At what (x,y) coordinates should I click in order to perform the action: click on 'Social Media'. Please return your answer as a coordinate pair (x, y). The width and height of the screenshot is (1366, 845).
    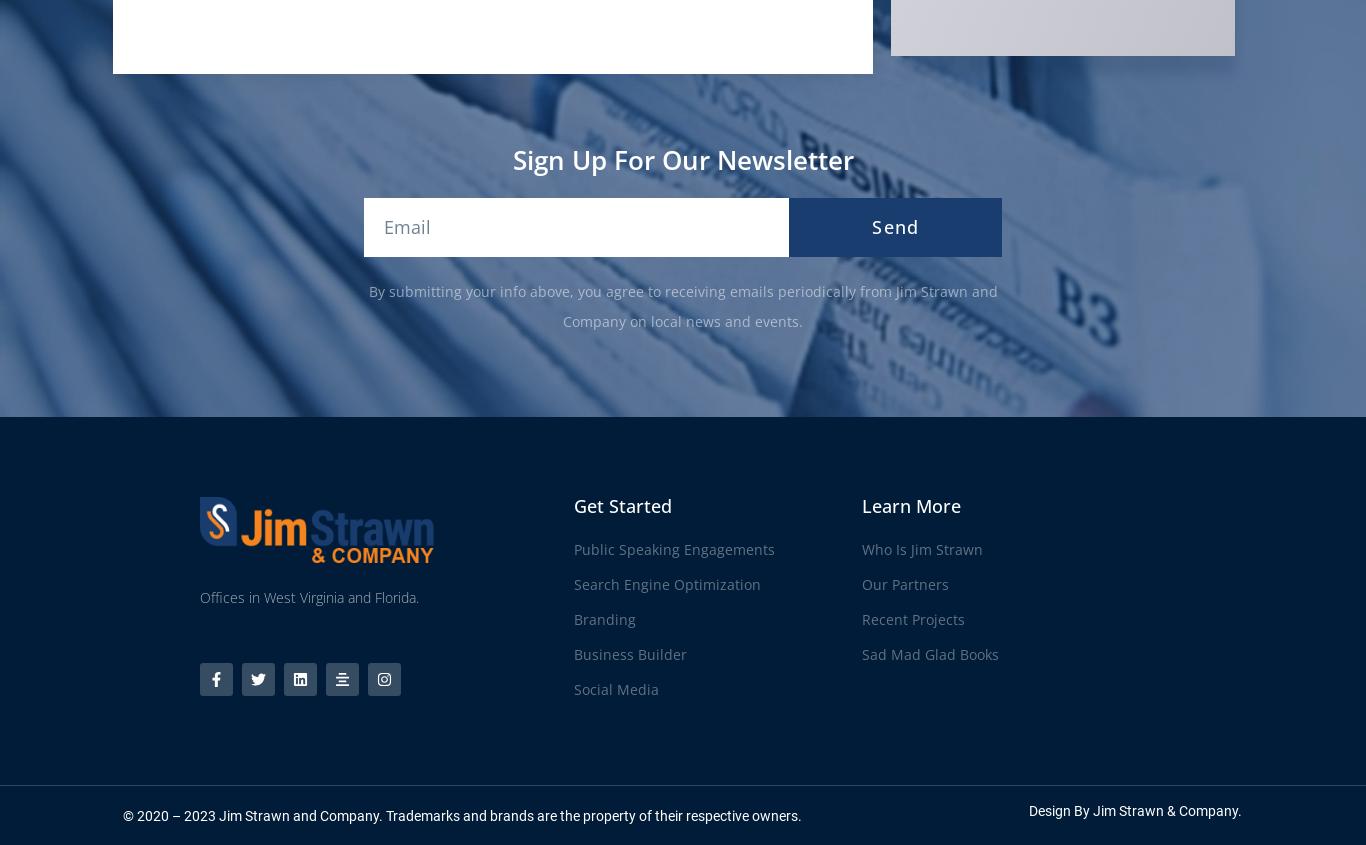
    Looking at the image, I should click on (572, 688).